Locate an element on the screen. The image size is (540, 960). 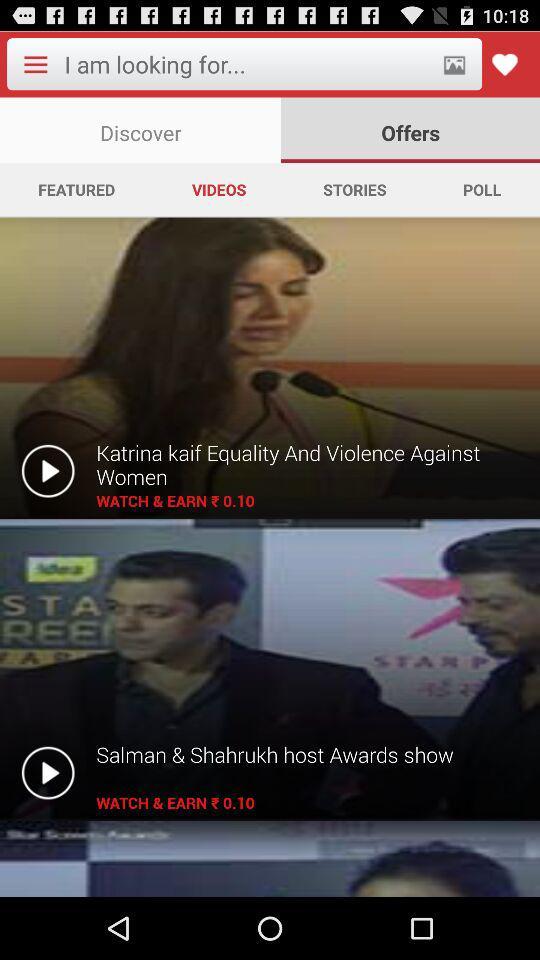
icon next to discover icon is located at coordinates (409, 129).